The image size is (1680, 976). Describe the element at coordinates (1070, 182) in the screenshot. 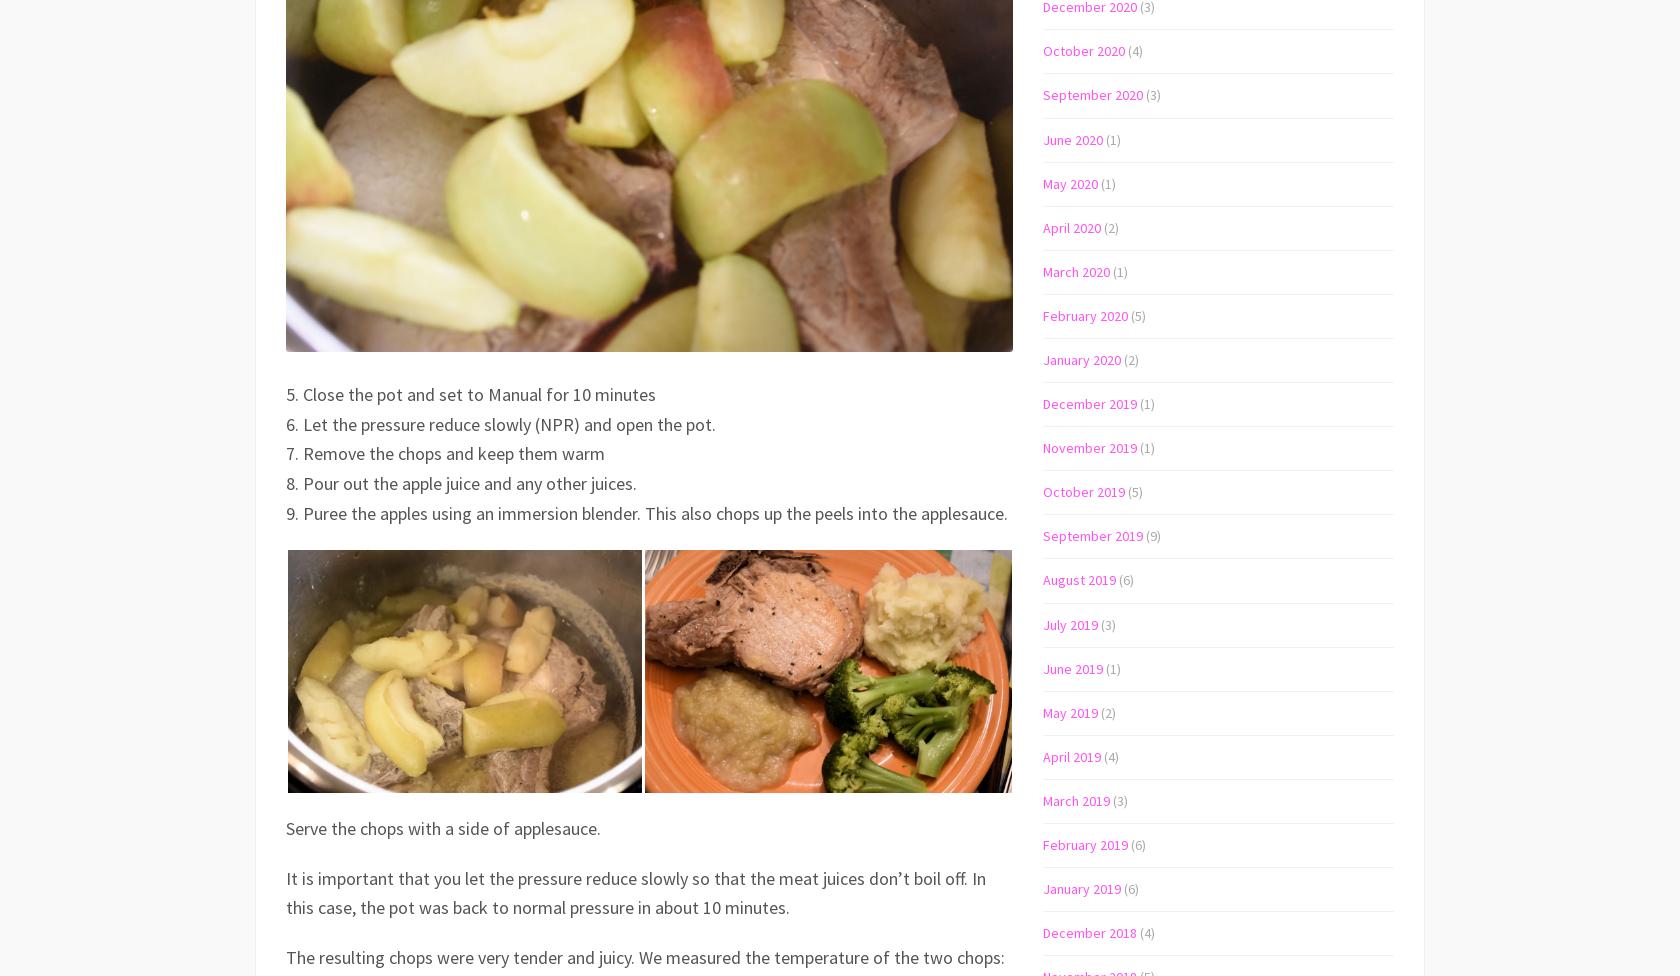

I see `'May 2020'` at that location.